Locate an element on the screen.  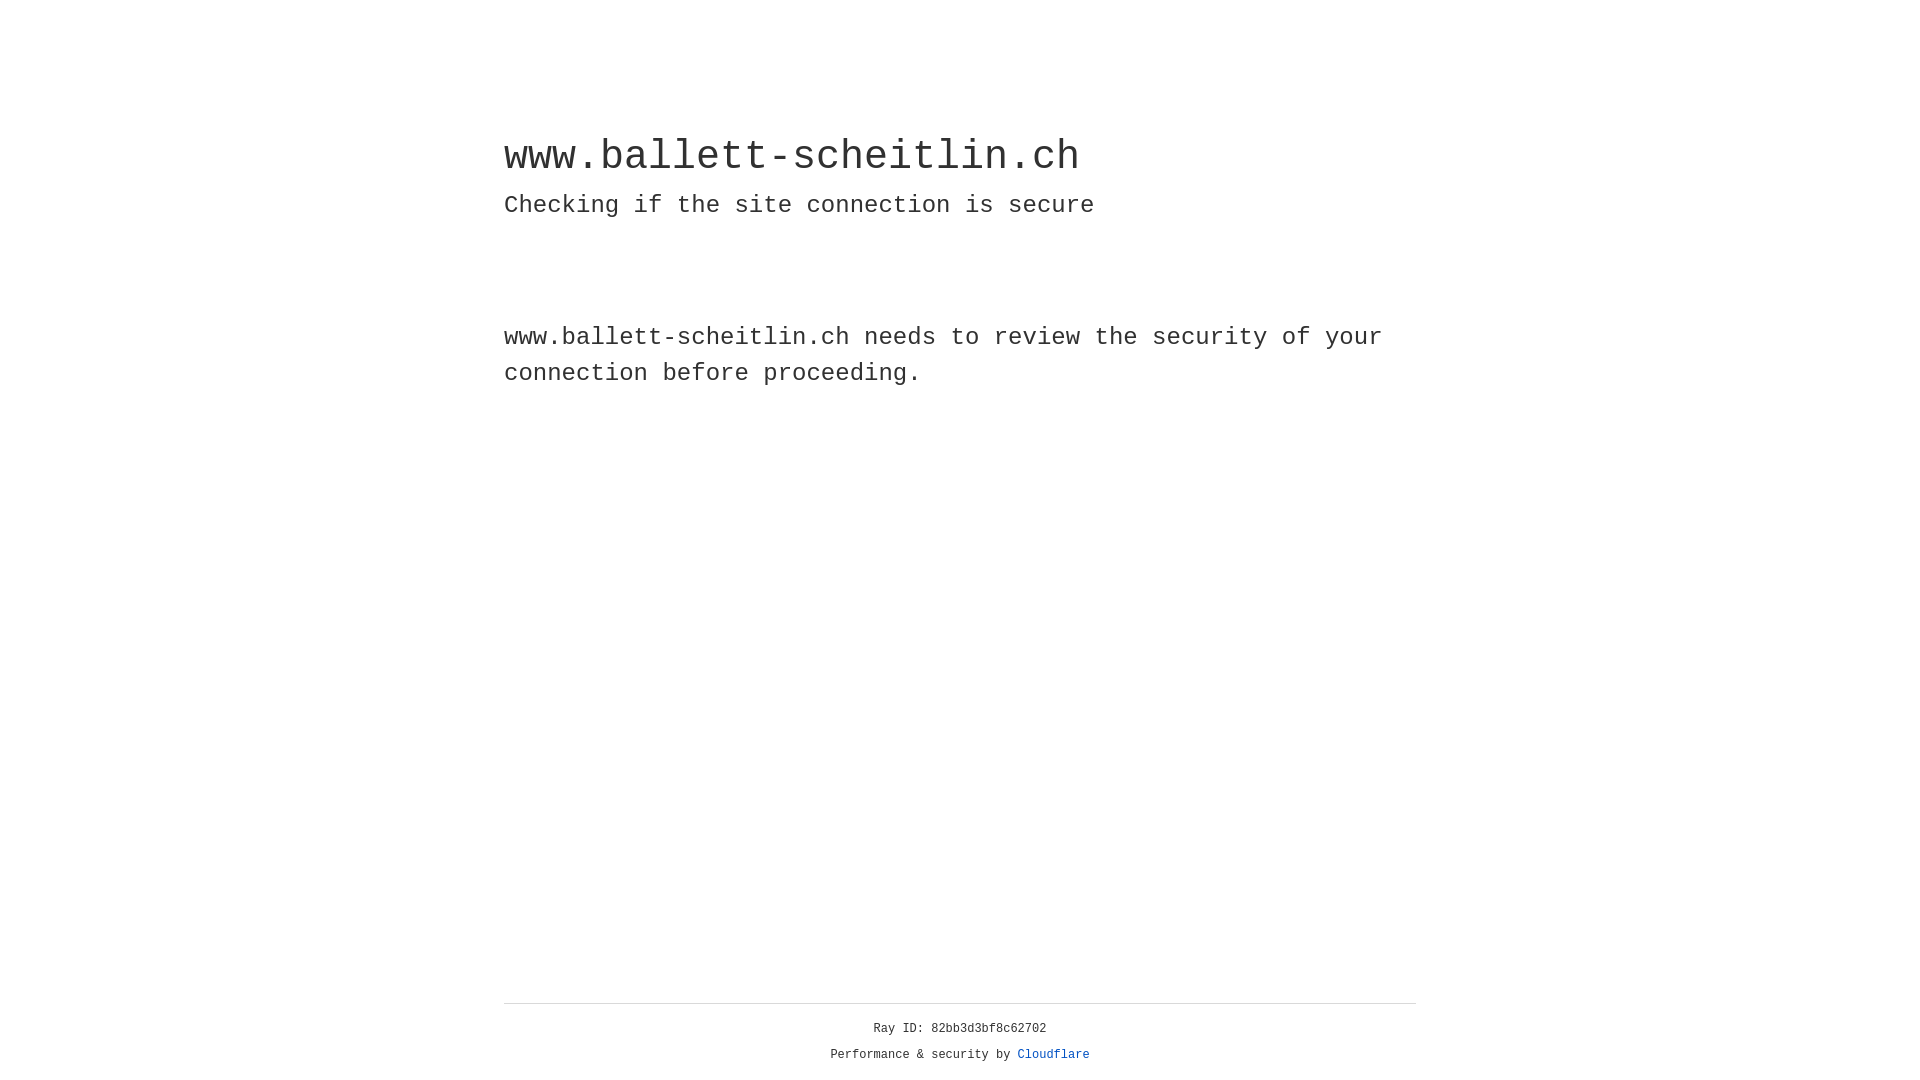
'Cloudflare' is located at coordinates (1053, 1054).